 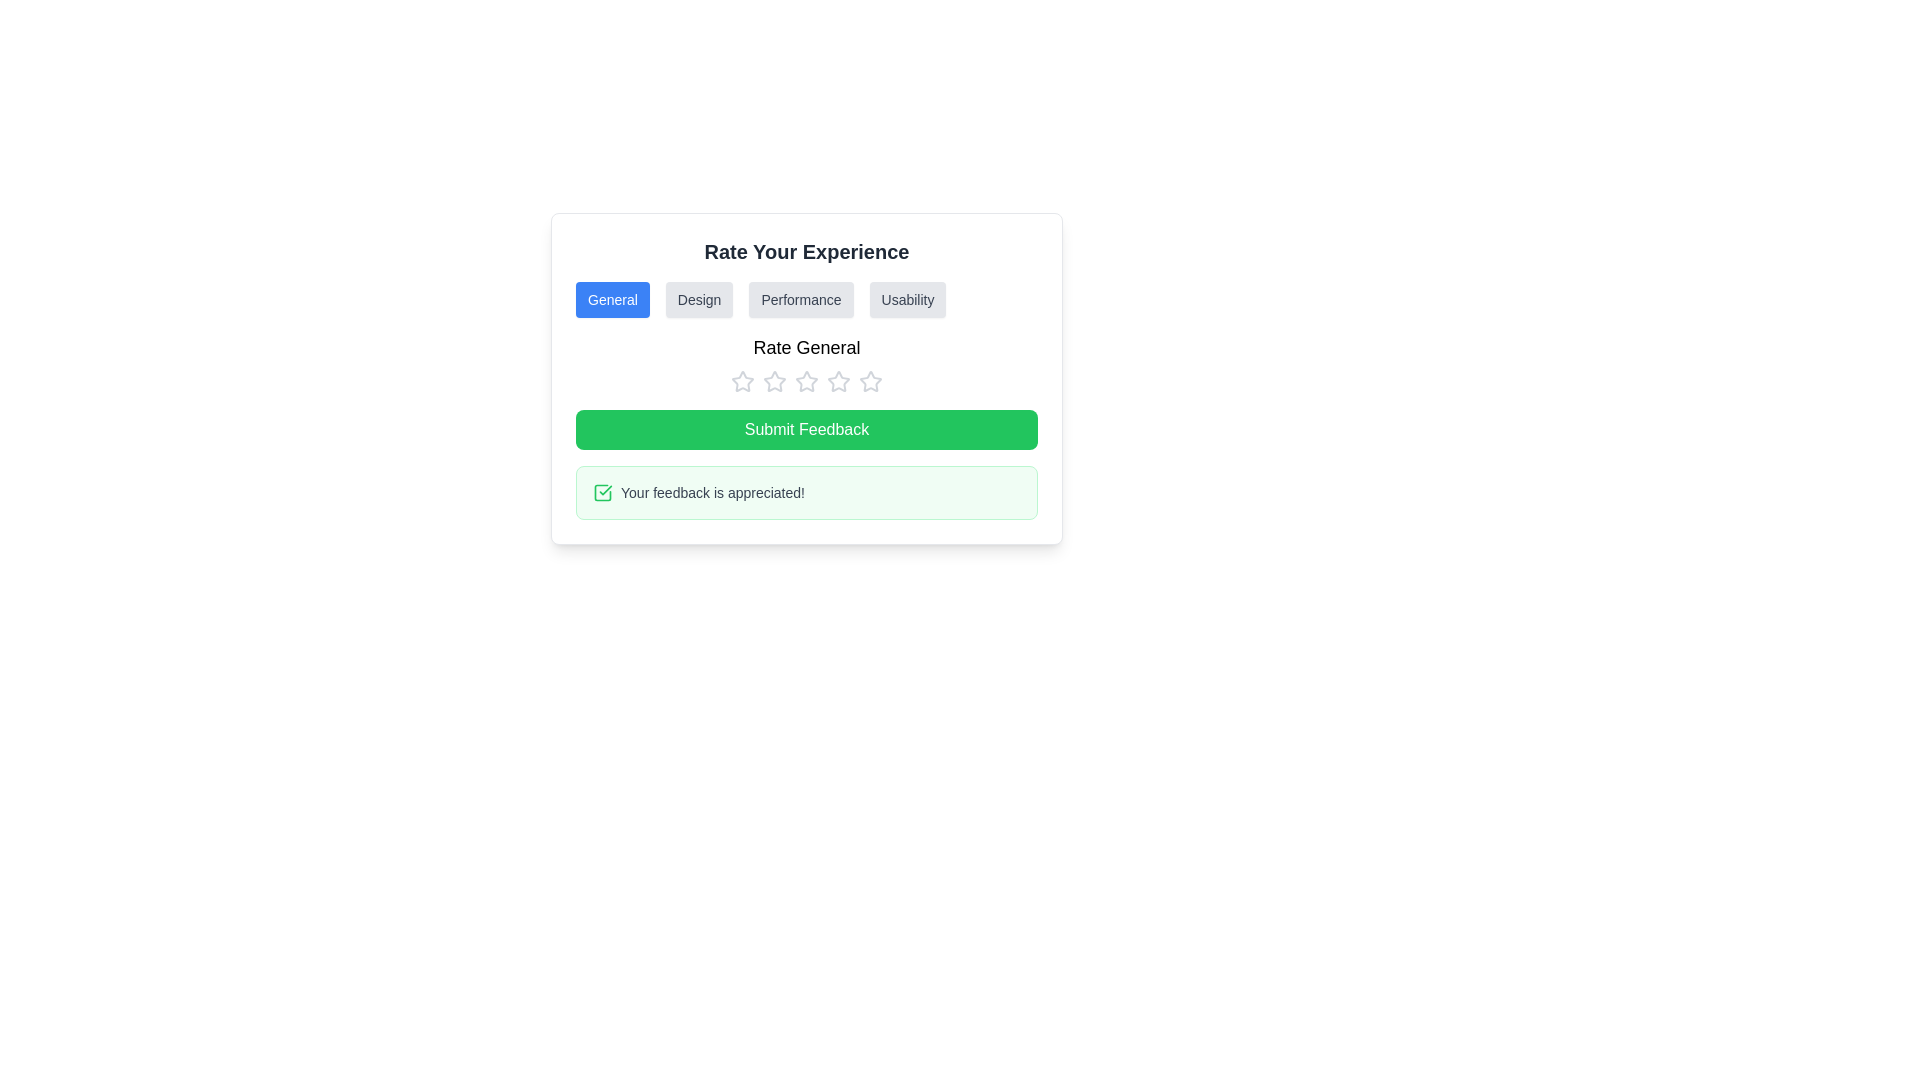 I want to click on the fifth rating star icon, which is a gray star outline with a hollow center, so click(x=870, y=381).